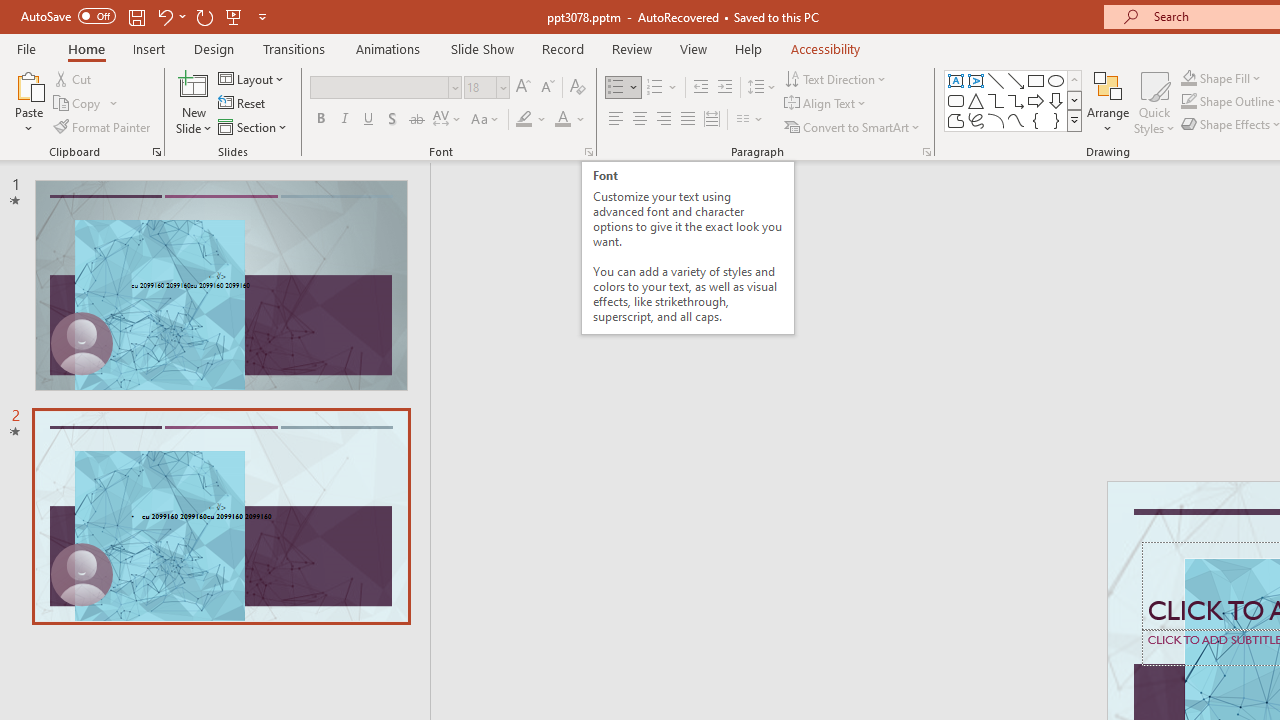 This screenshot has width=1280, height=720. Describe the element at coordinates (155, 150) in the screenshot. I see `'Office Clipboard...'` at that location.